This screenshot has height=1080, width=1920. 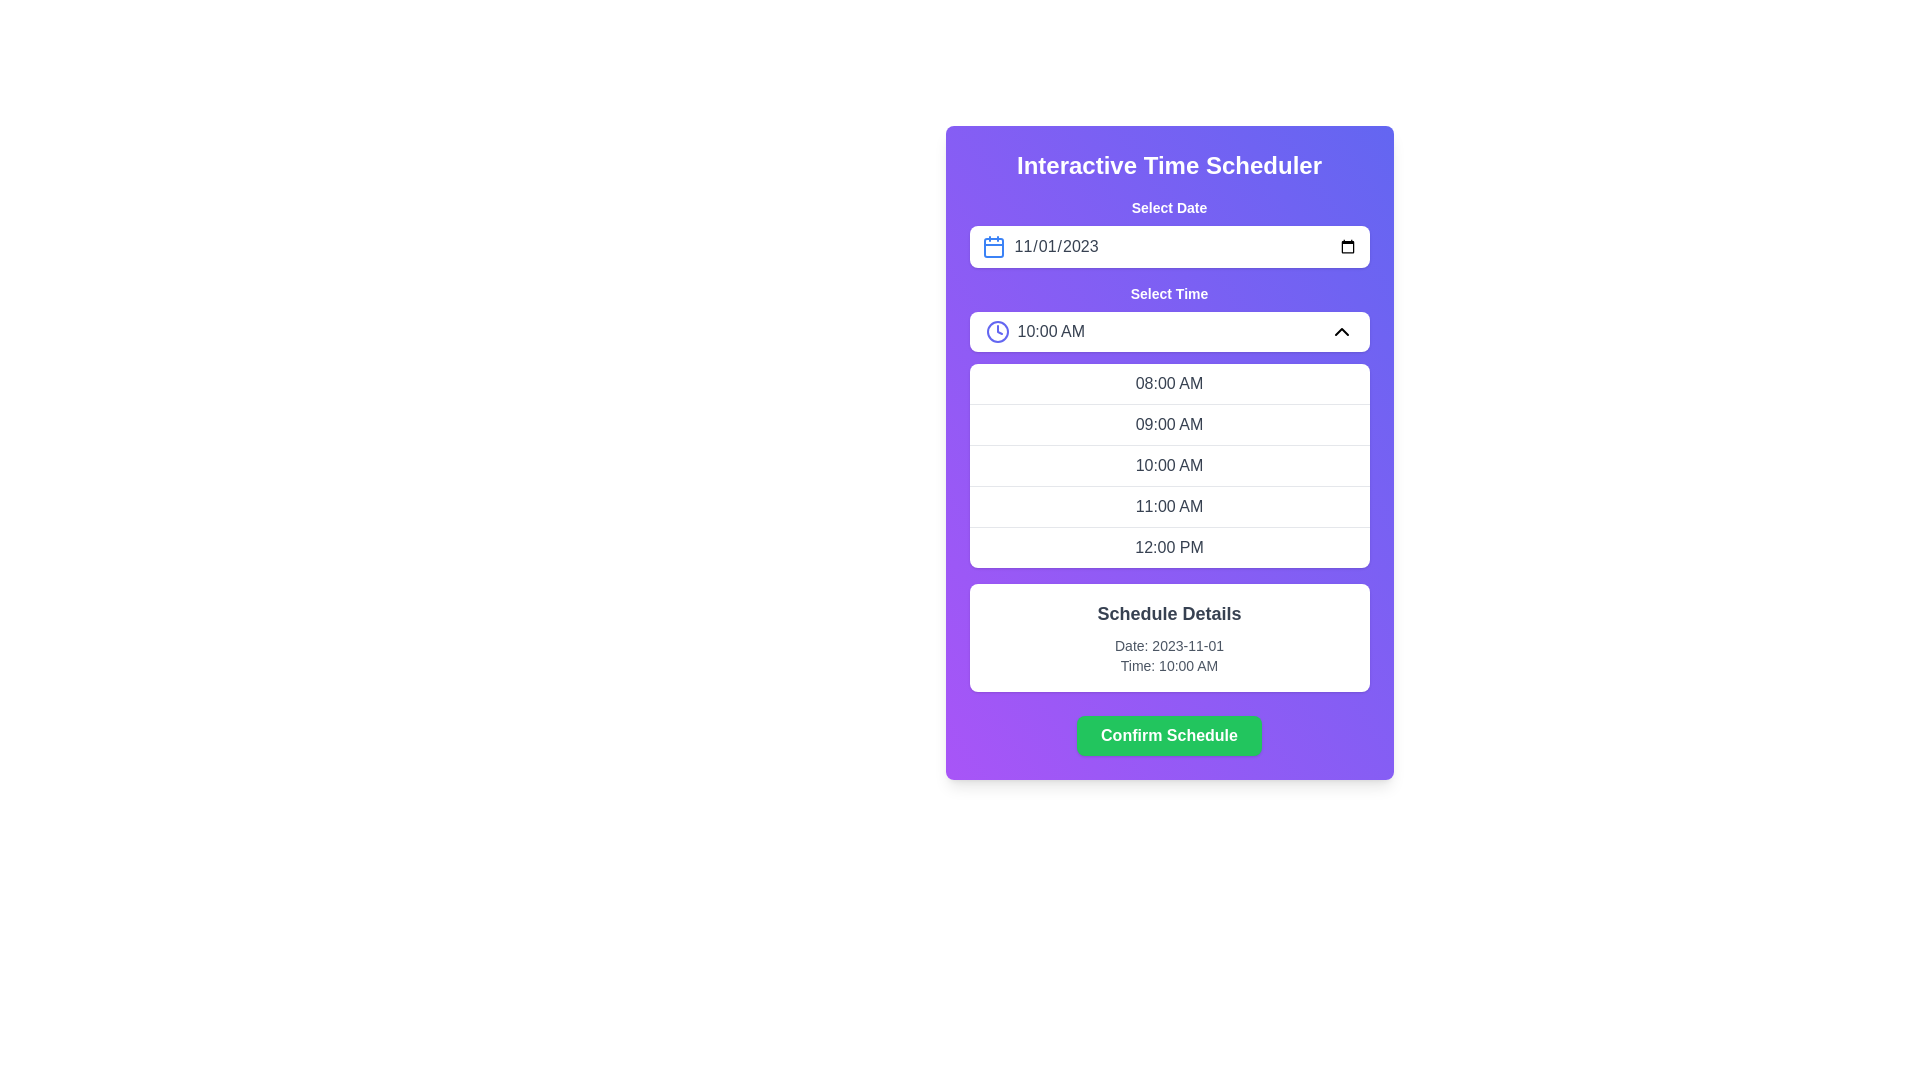 I want to click on the 'Select Date' section in the scheduling interface, so click(x=1169, y=231).